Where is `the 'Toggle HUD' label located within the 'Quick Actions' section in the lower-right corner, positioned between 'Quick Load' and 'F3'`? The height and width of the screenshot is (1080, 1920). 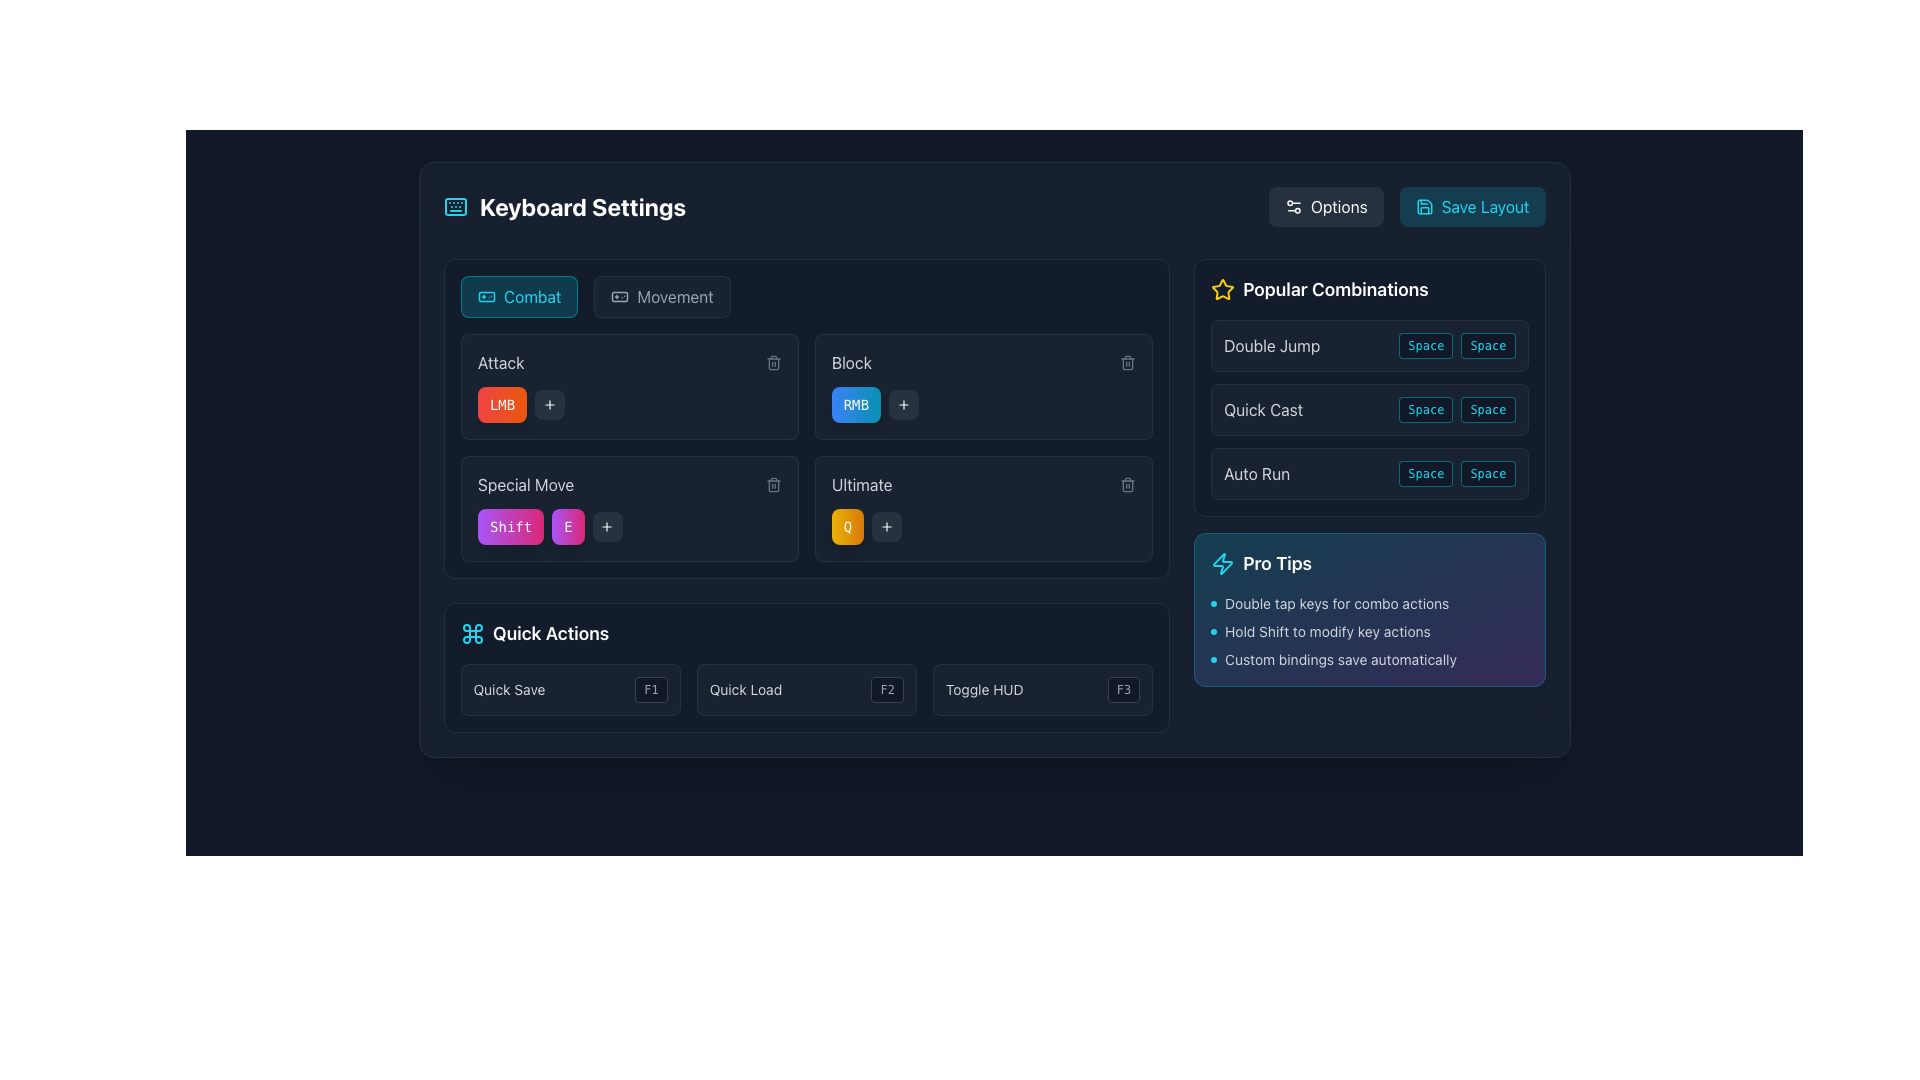 the 'Toggle HUD' label located within the 'Quick Actions' section in the lower-right corner, positioned between 'Quick Load' and 'F3' is located at coordinates (984, 689).